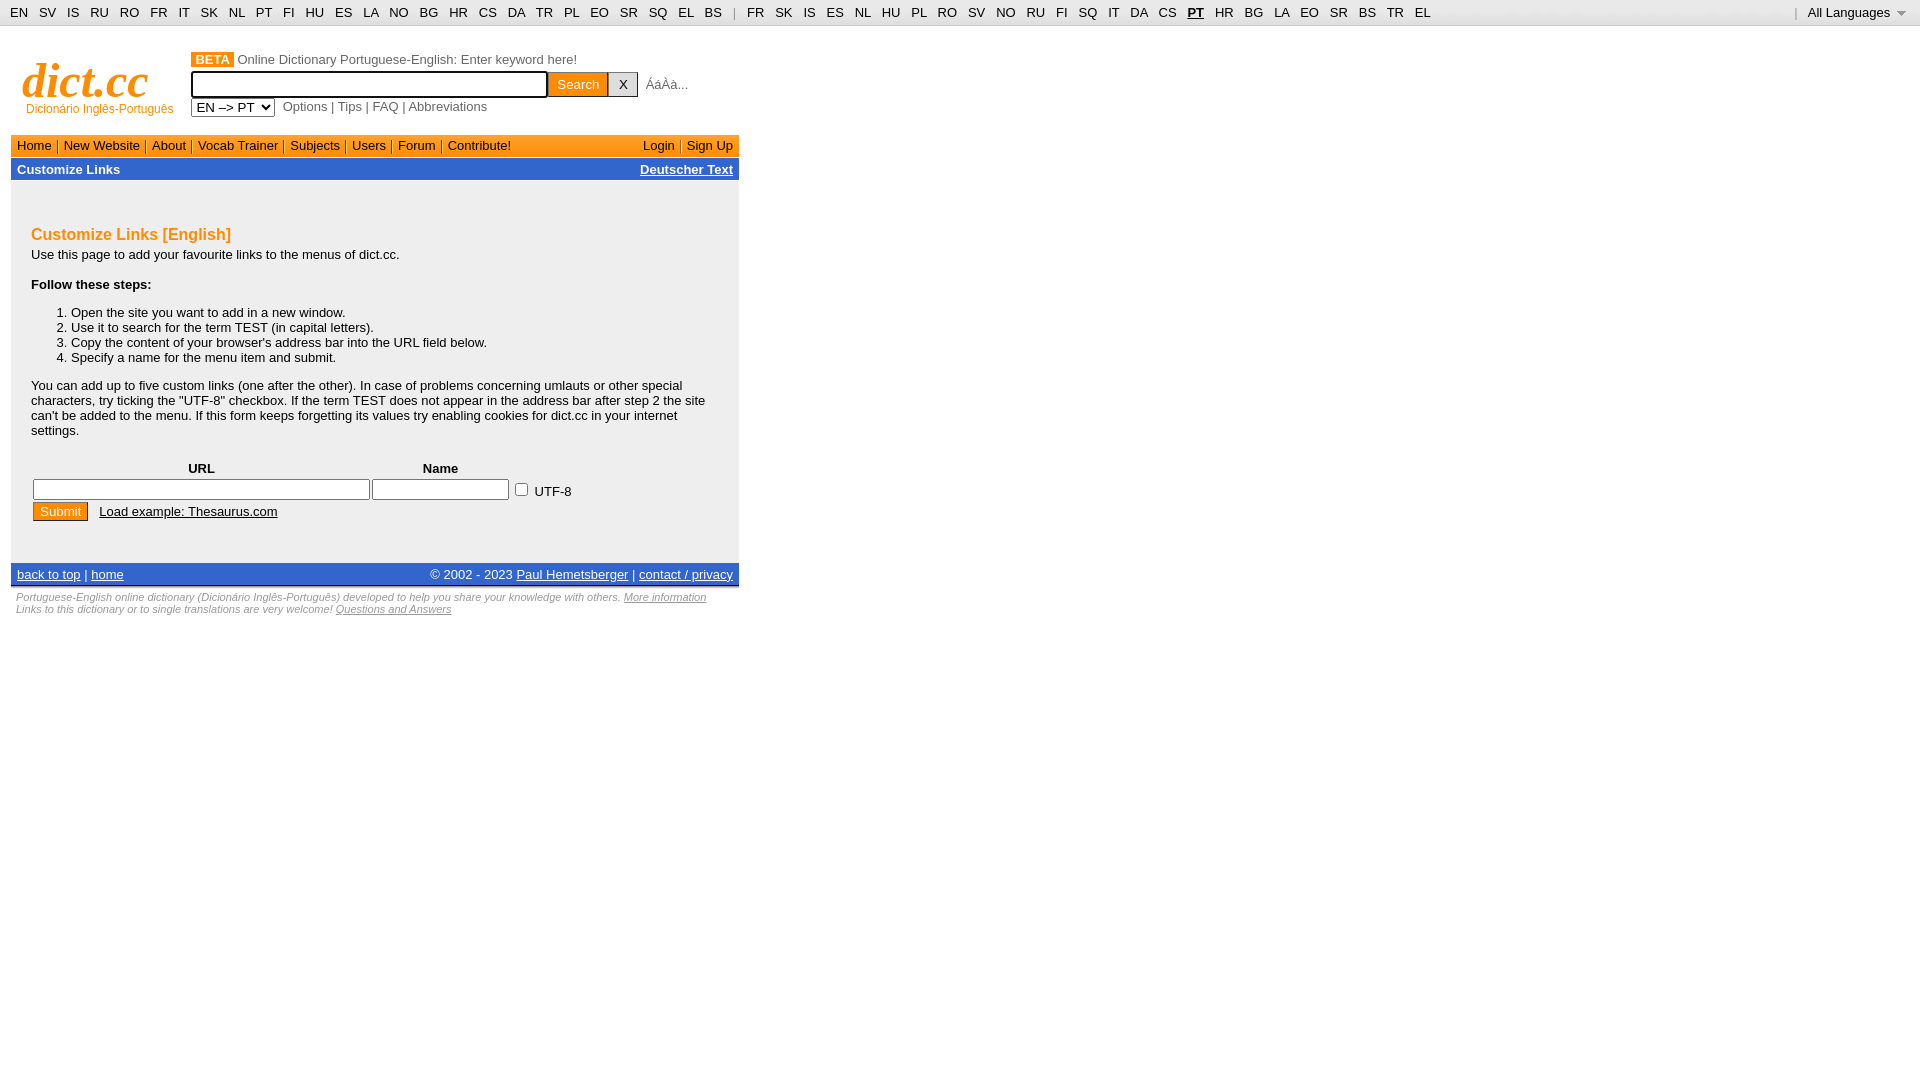 The height and width of the screenshot is (1080, 1920). I want to click on 'More information', so click(623, 596).